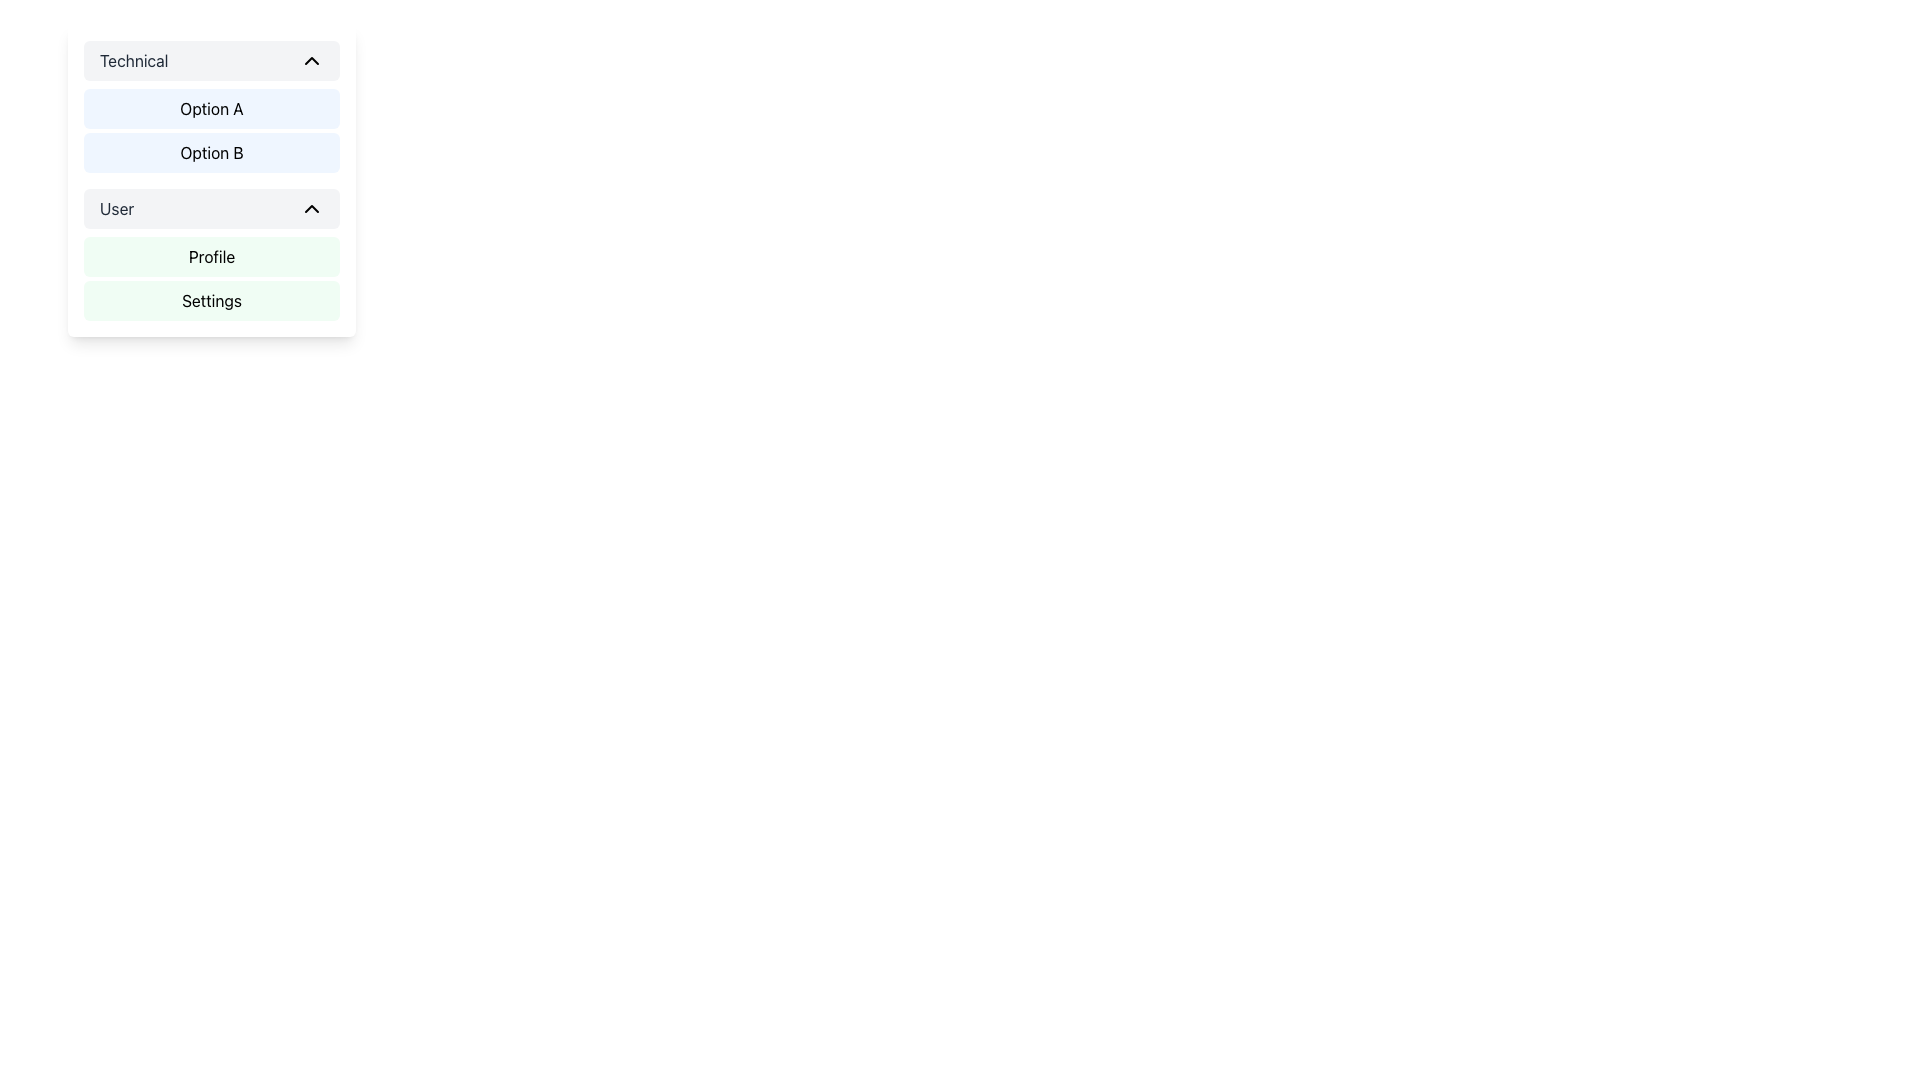  Describe the element at coordinates (311, 60) in the screenshot. I see `the upward-facing chevron icon styled in black, located at the right end of the 'Technical' bar with a light gray background` at that location.